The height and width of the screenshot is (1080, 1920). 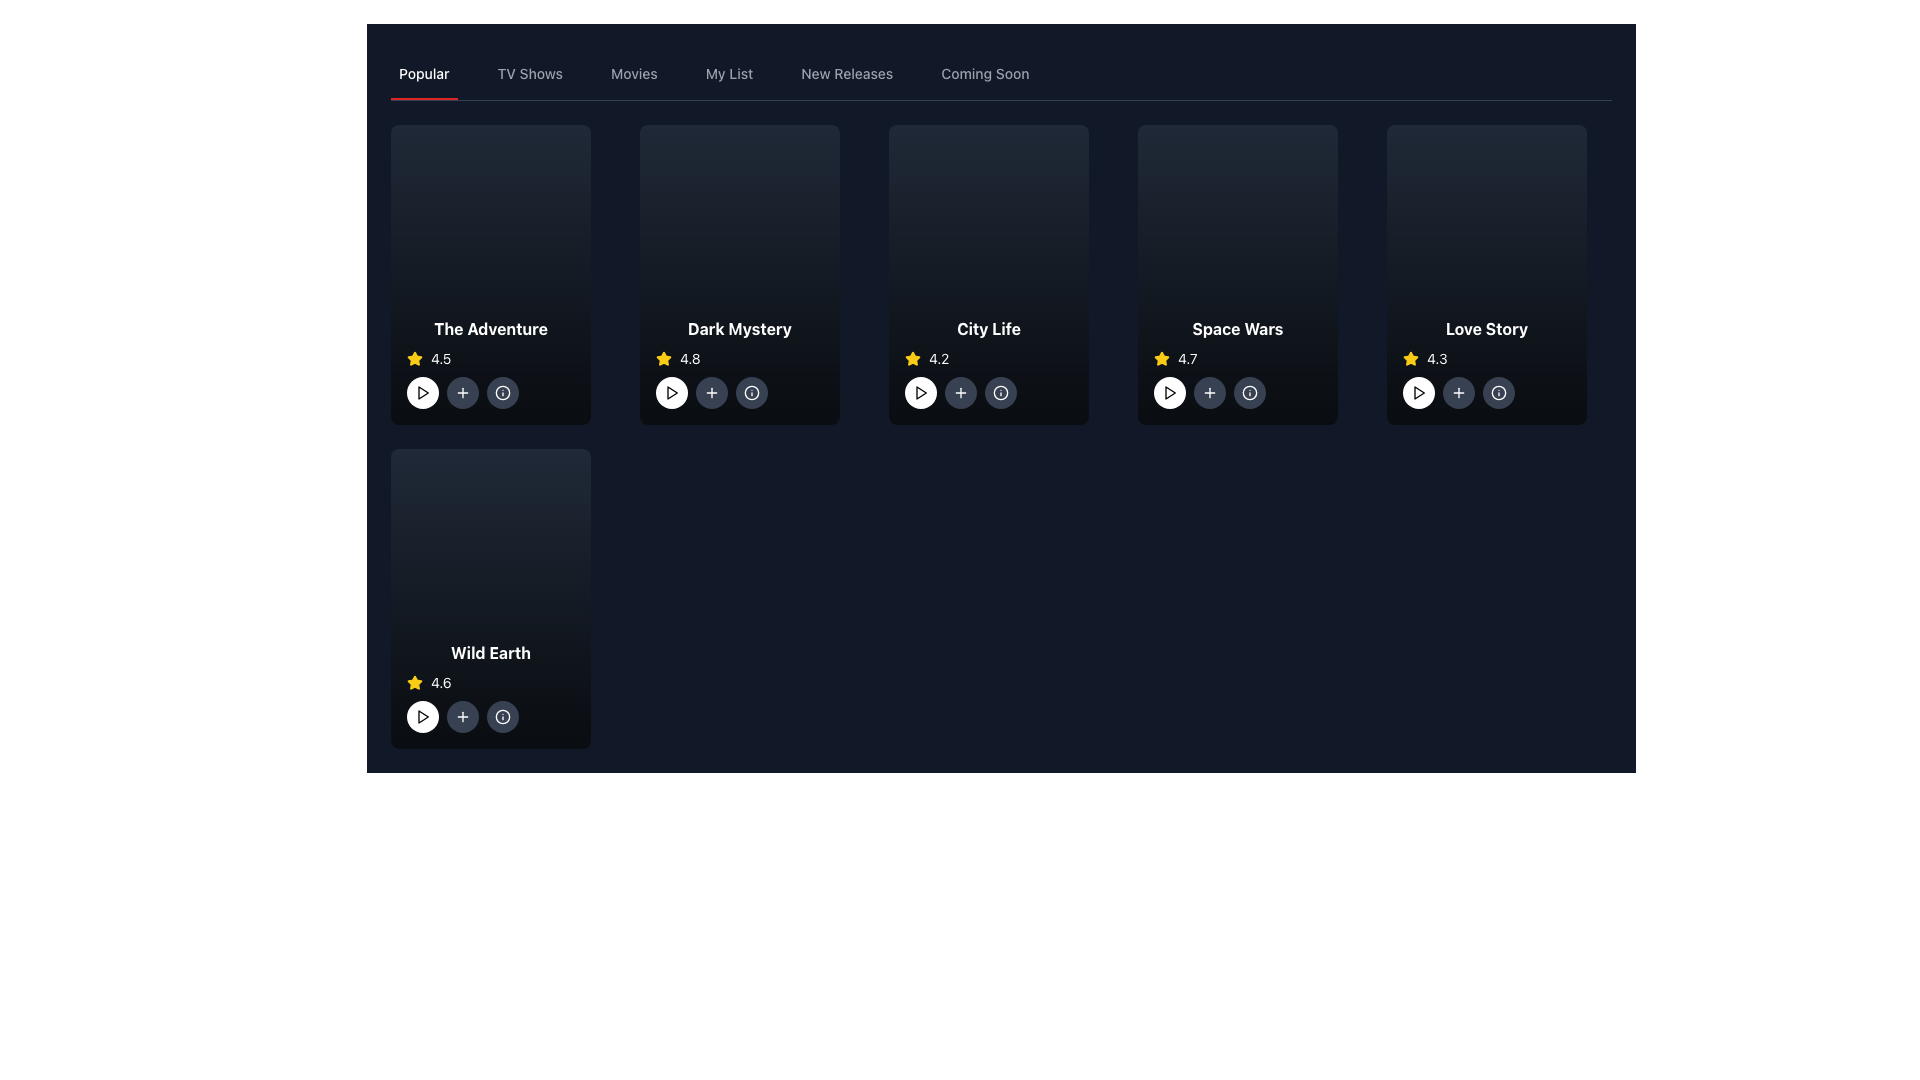 What do you see at coordinates (663, 357) in the screenshot?
I see `the rating icon located on the fourth card in the first row of the grid layout, adjacent to the text '4.7'` at bounding box center [663, 357].